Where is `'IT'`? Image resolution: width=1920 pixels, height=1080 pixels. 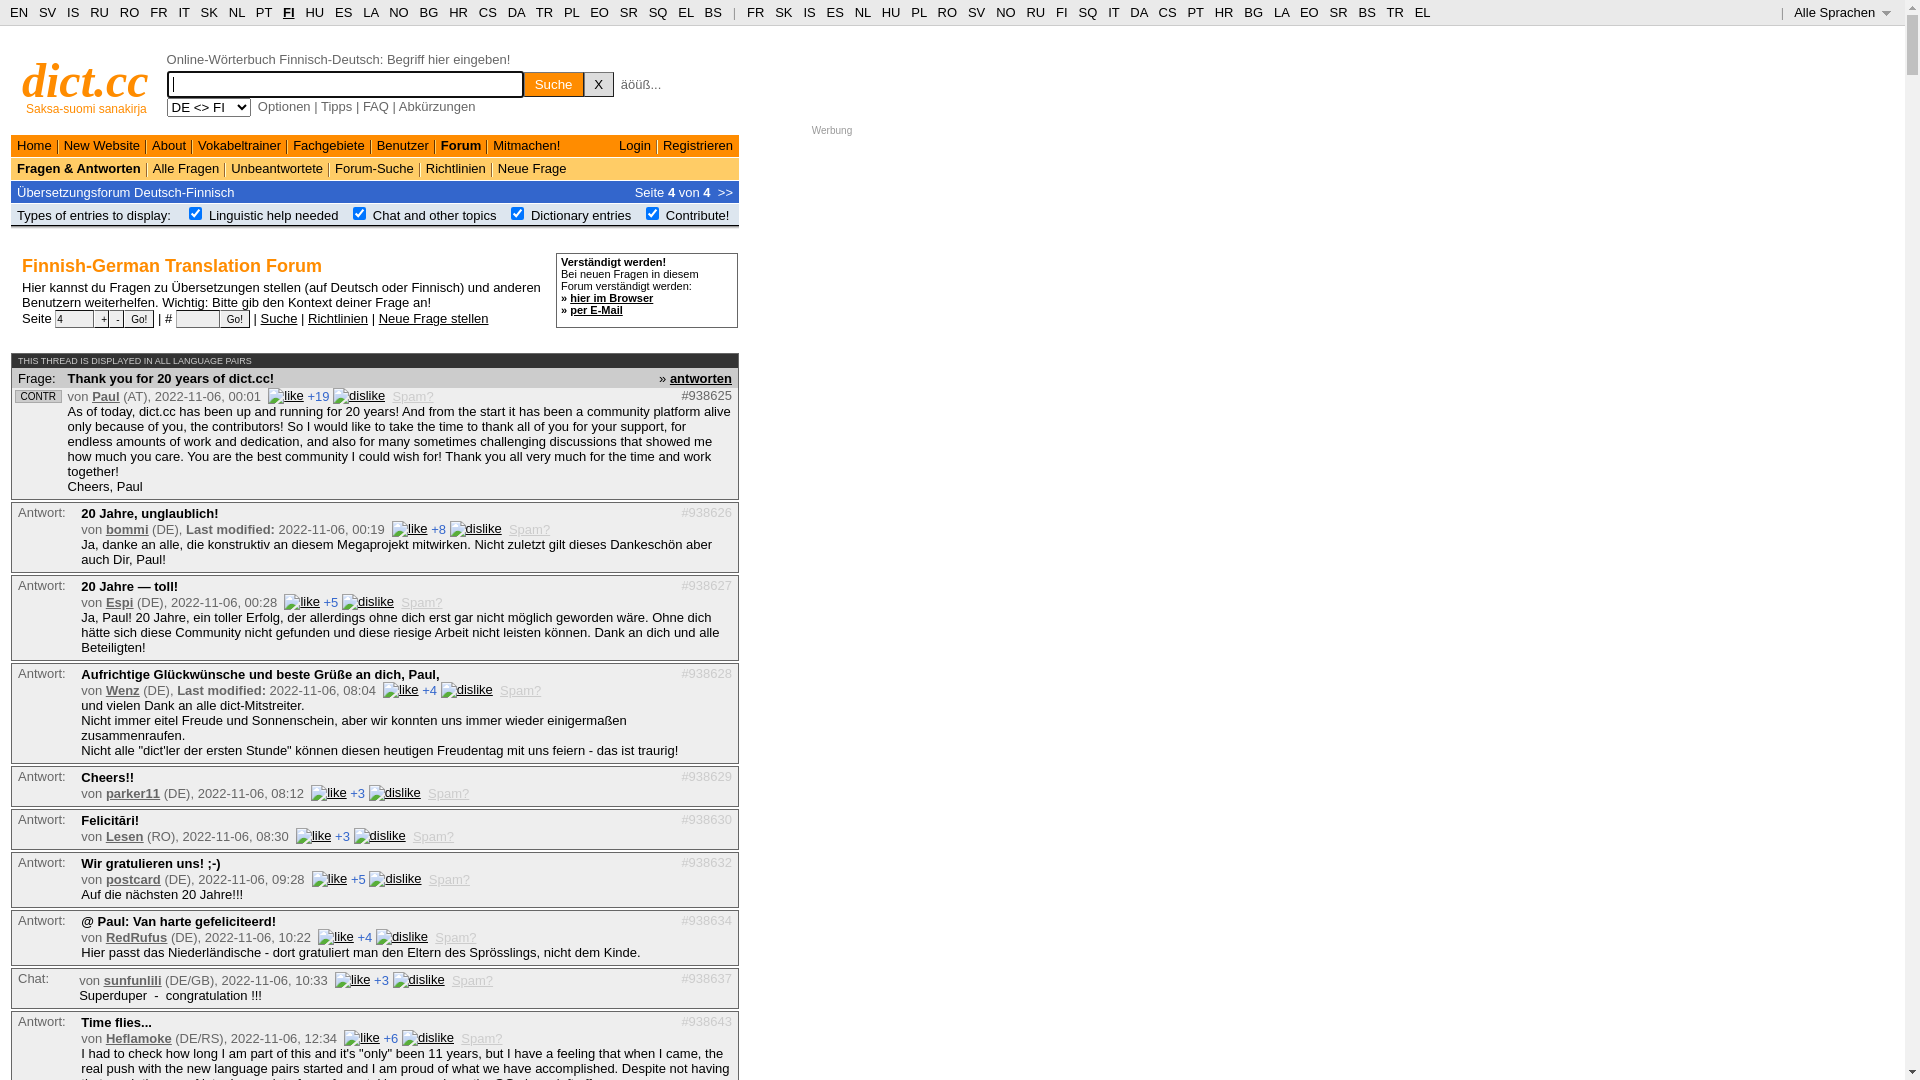 'IT' is located at coordinates (1112, 12).